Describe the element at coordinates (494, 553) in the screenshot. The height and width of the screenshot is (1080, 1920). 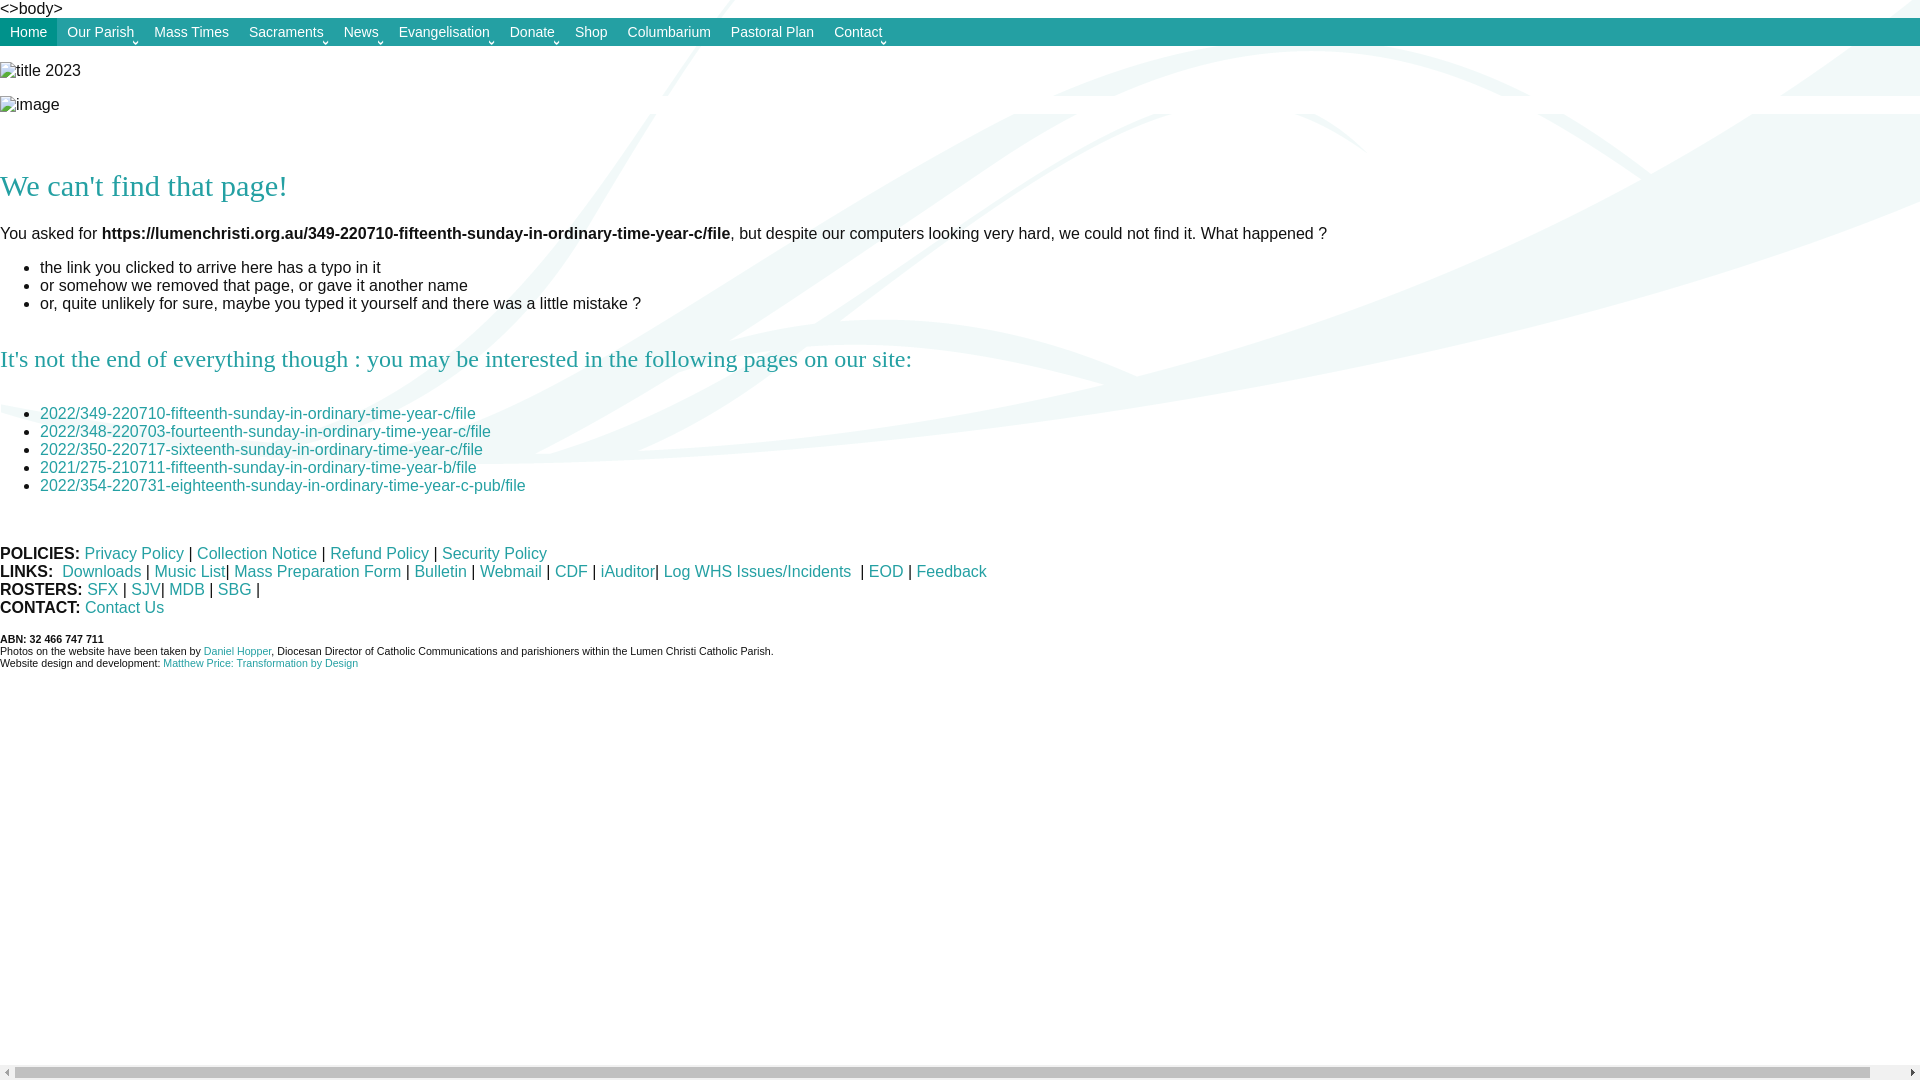
I see `'Security Policy'` at that location.